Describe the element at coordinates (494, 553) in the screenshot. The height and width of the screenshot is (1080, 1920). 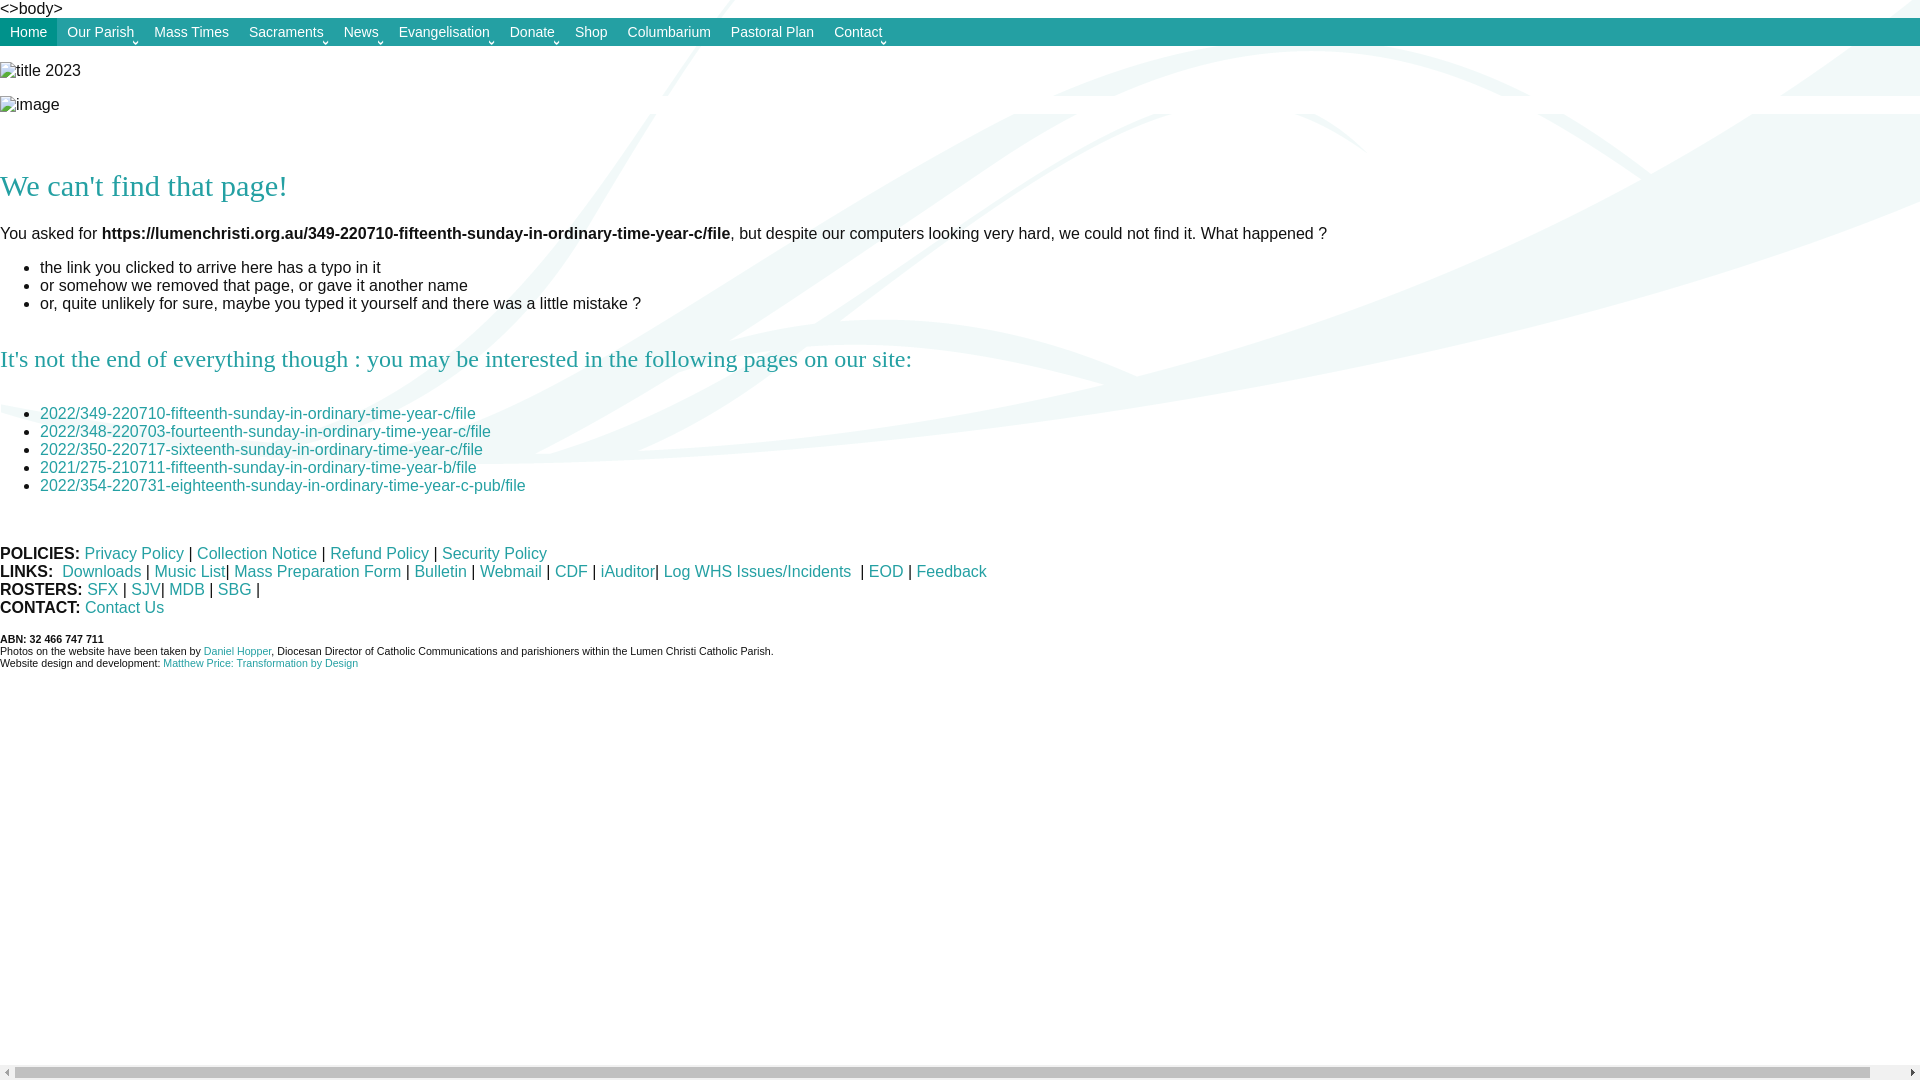
I see `'Security Policy'` at that location.